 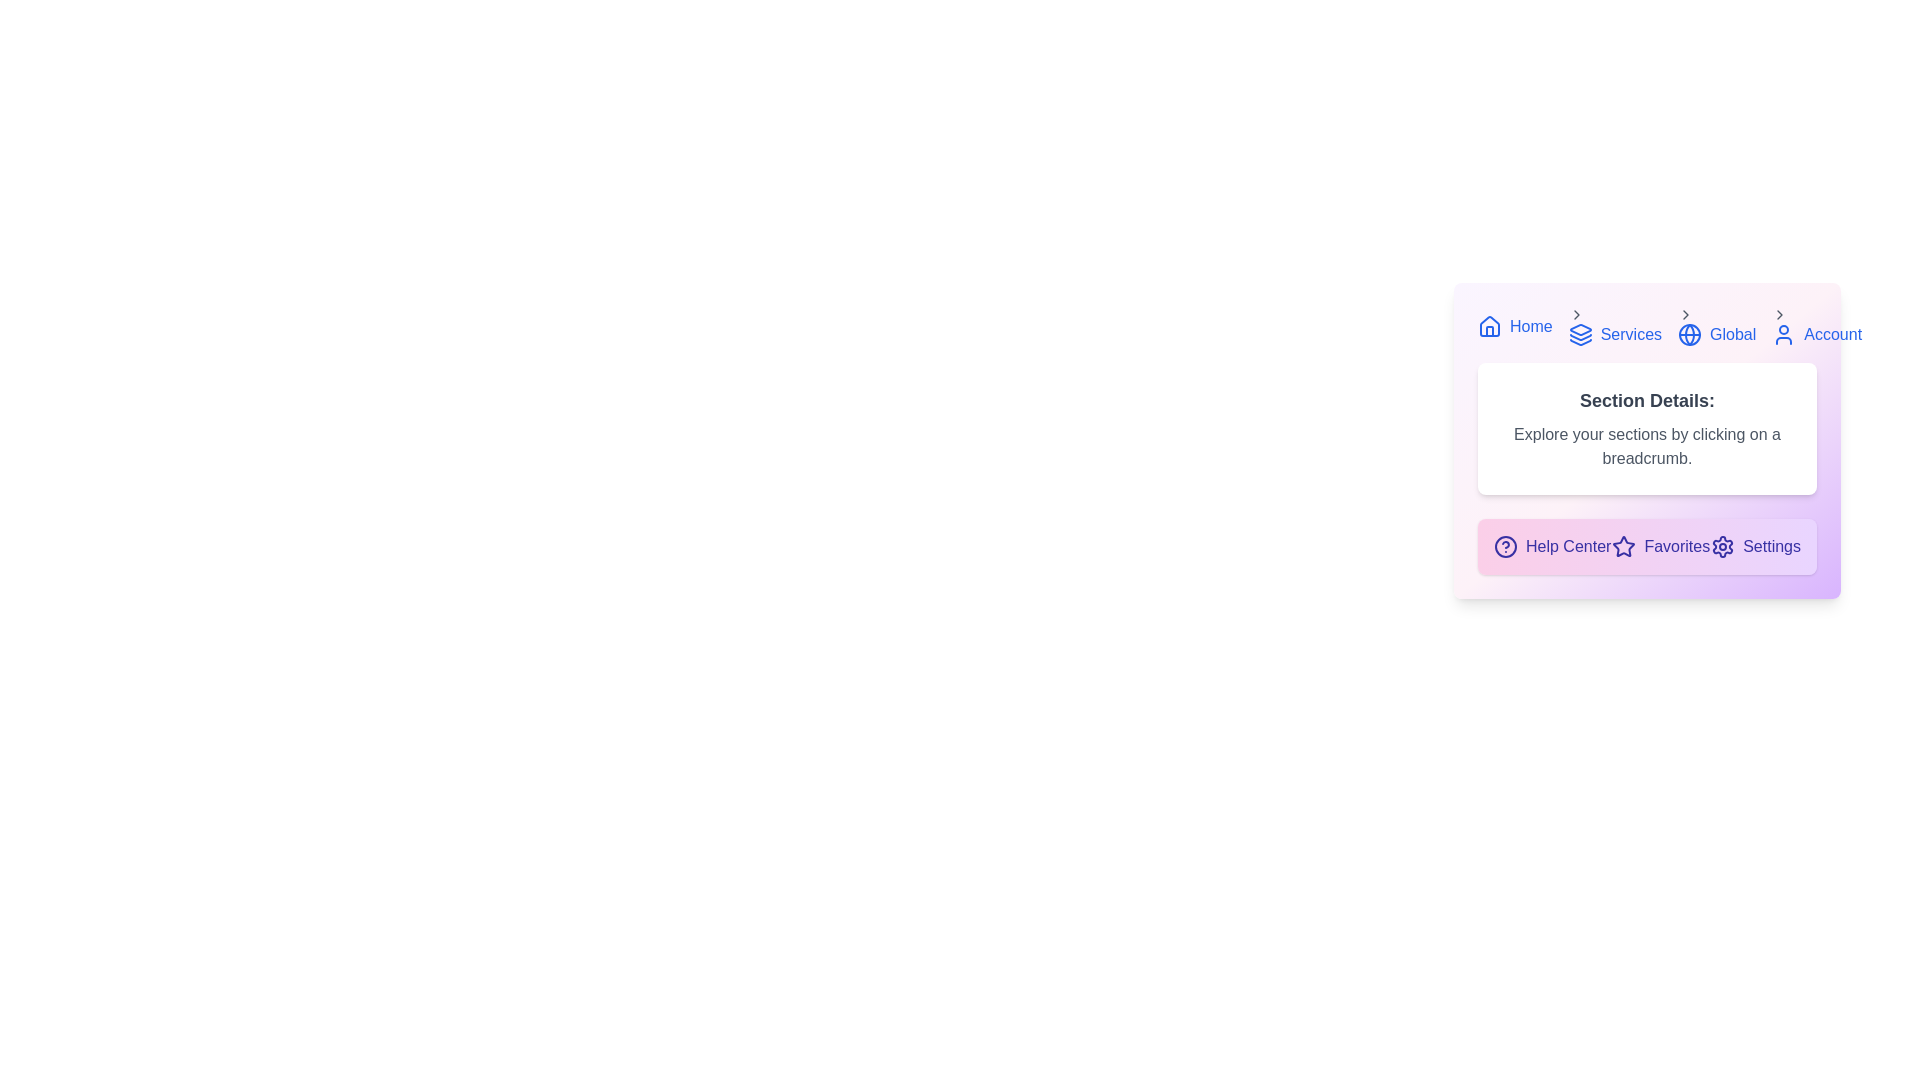 What do you see at coordinates (1489, 326) in the screenshot?
I see `the blue SVG house icon located at the top left of the breadcrumb navigation bar, next to the 'Home' text` at bounding box center [1489, 326].